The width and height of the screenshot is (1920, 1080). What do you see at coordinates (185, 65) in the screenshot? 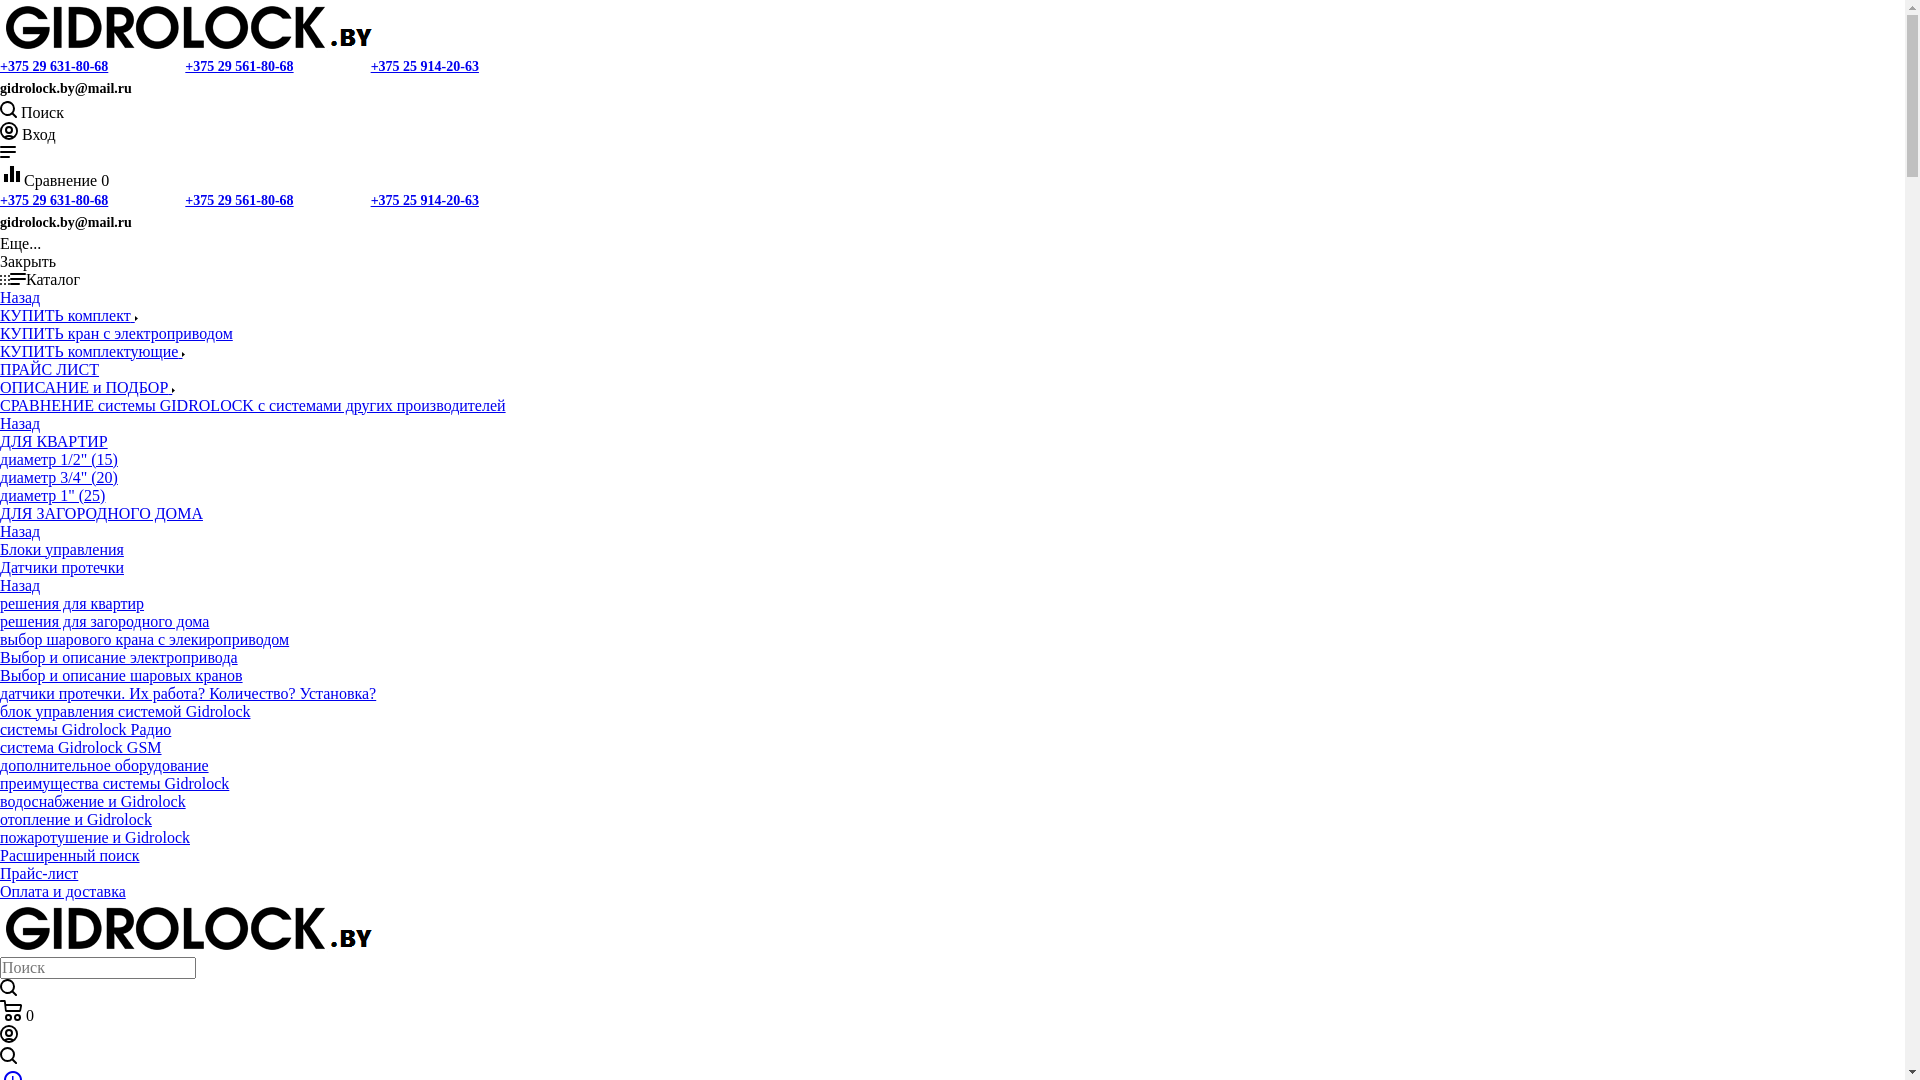
I see `'+375 29 561-80-68'` at bounding box center [185, 65].